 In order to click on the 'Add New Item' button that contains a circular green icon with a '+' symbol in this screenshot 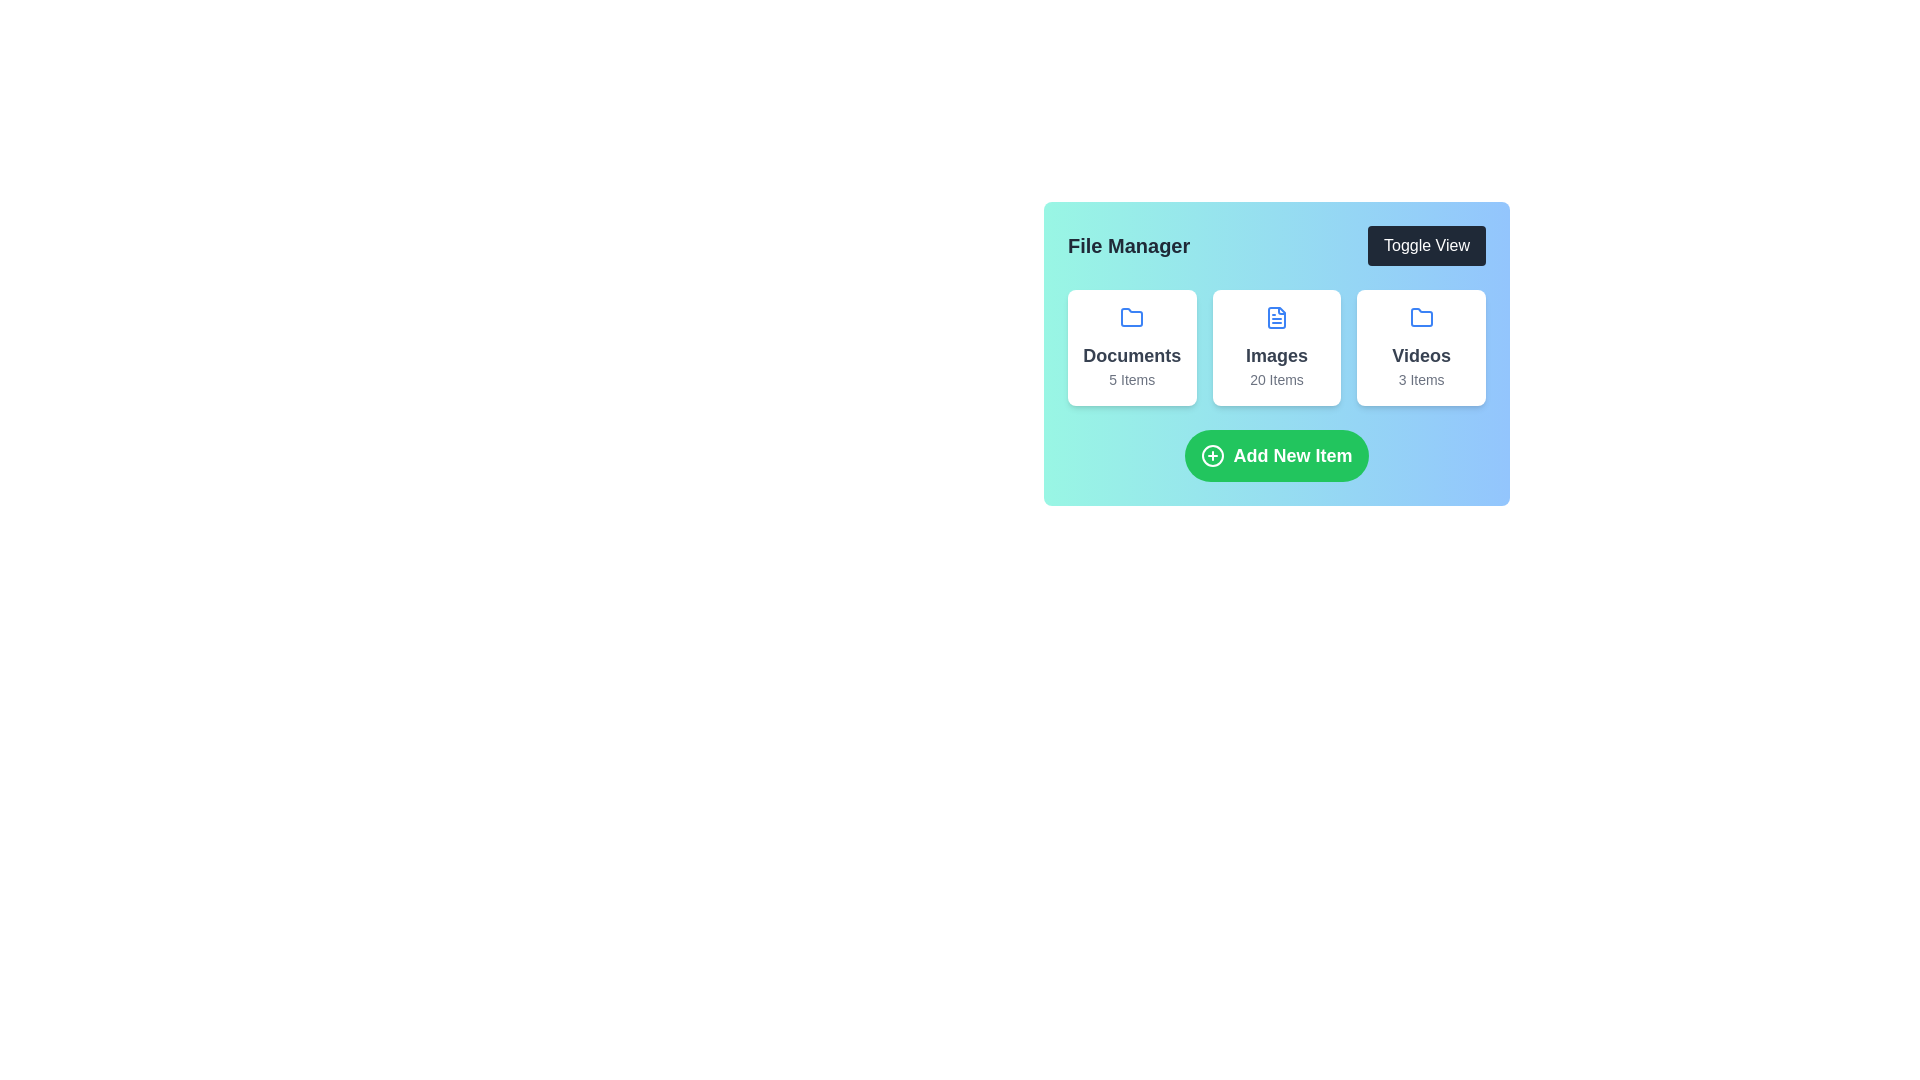, I will do `click(1212, 455)`.